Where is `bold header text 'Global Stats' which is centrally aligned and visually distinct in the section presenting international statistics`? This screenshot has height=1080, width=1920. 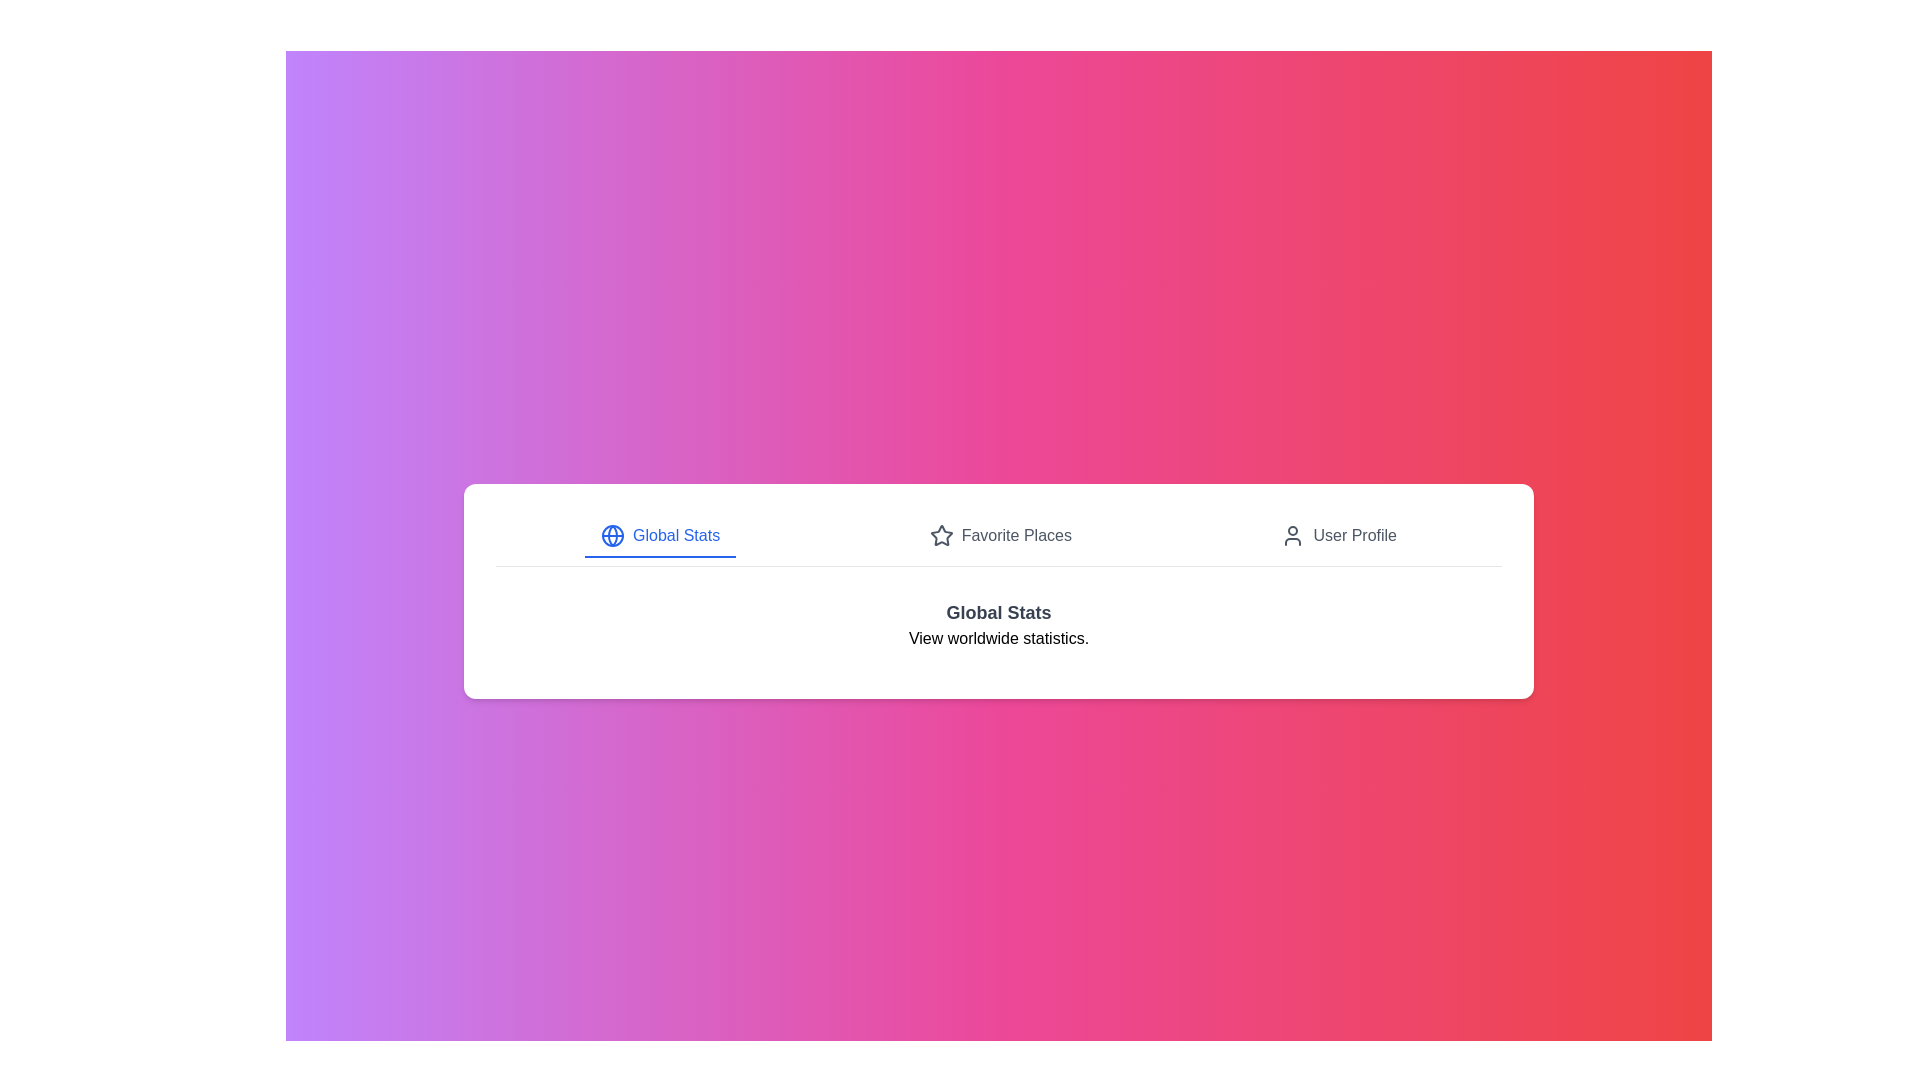
bold header text 'Global Stats' which is centrally aligned and visually distinct in the section presenting international statistics is located at coordinates (998, 611).